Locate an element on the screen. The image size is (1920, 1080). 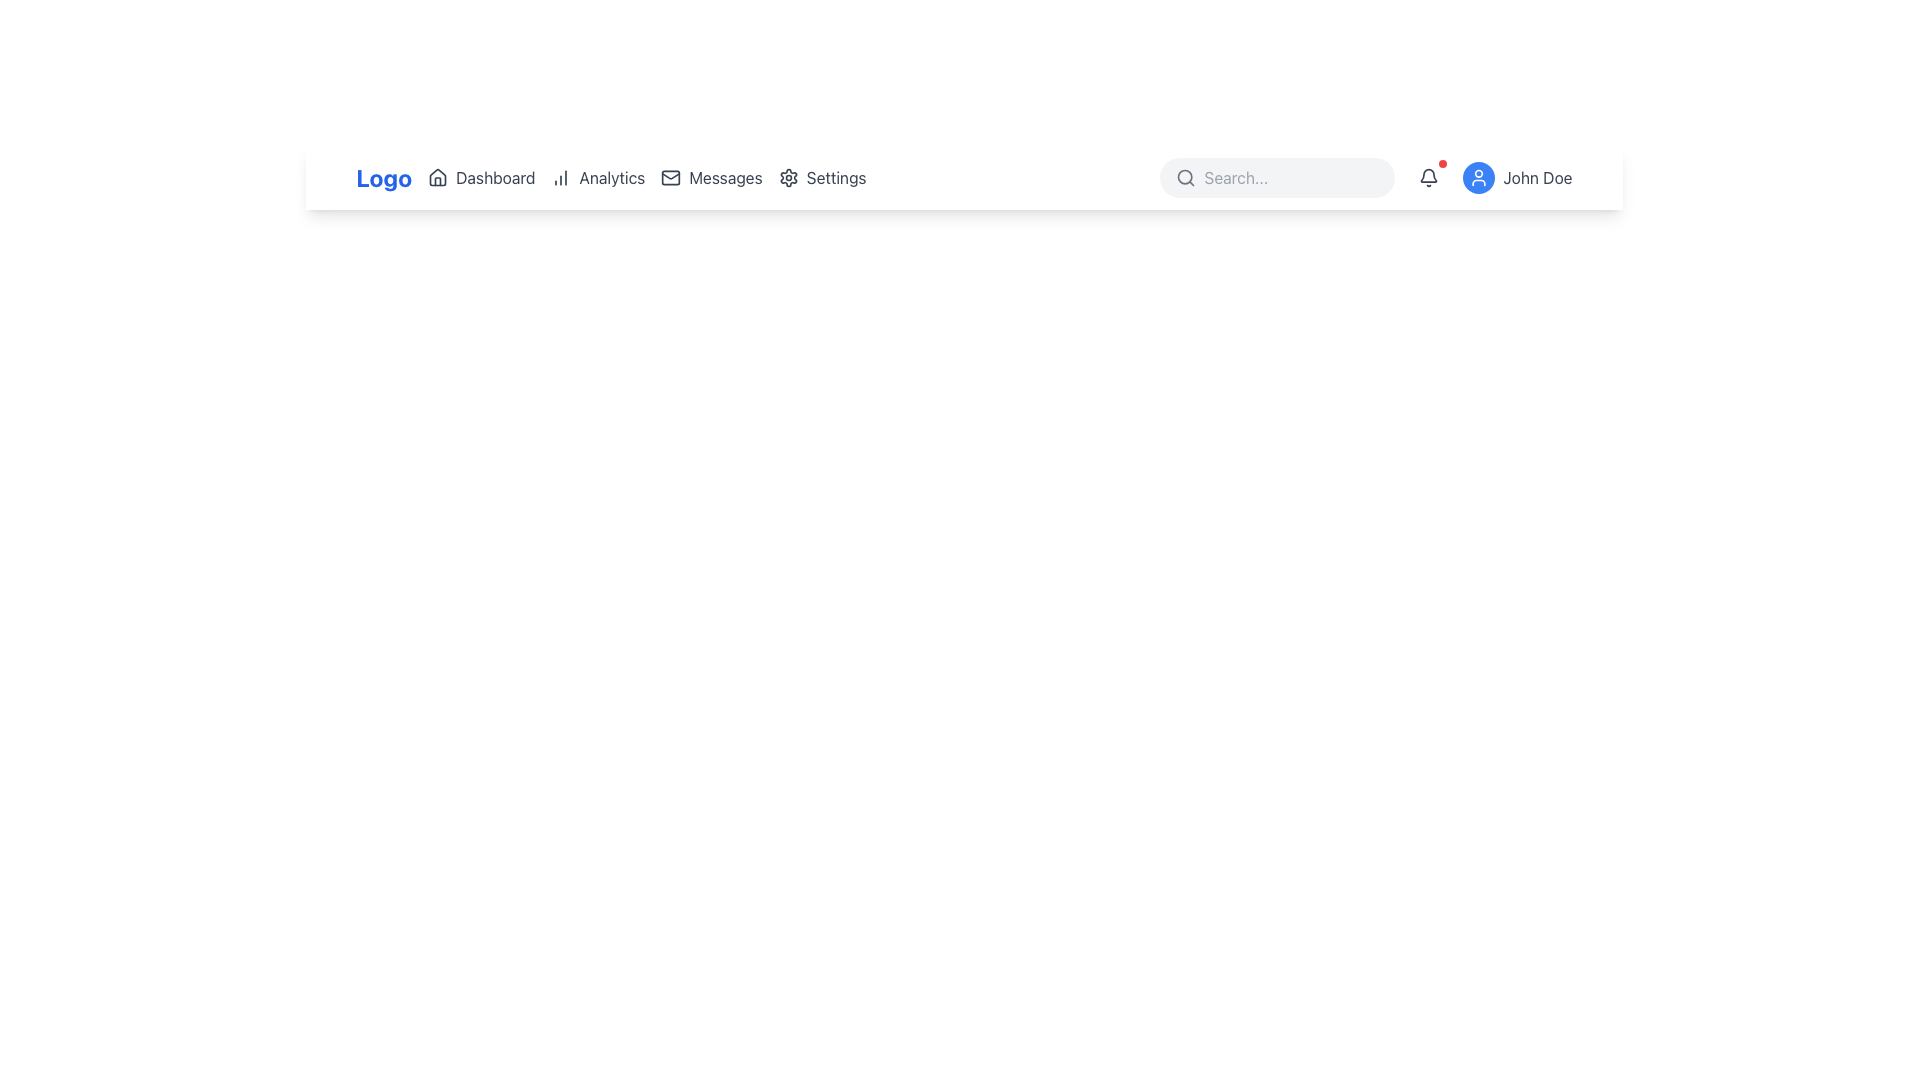
the circular lens component of the search icon, which is part of the graphical magnifying glass in the top right quarter of the interface is located at coordinates (1185, 176).